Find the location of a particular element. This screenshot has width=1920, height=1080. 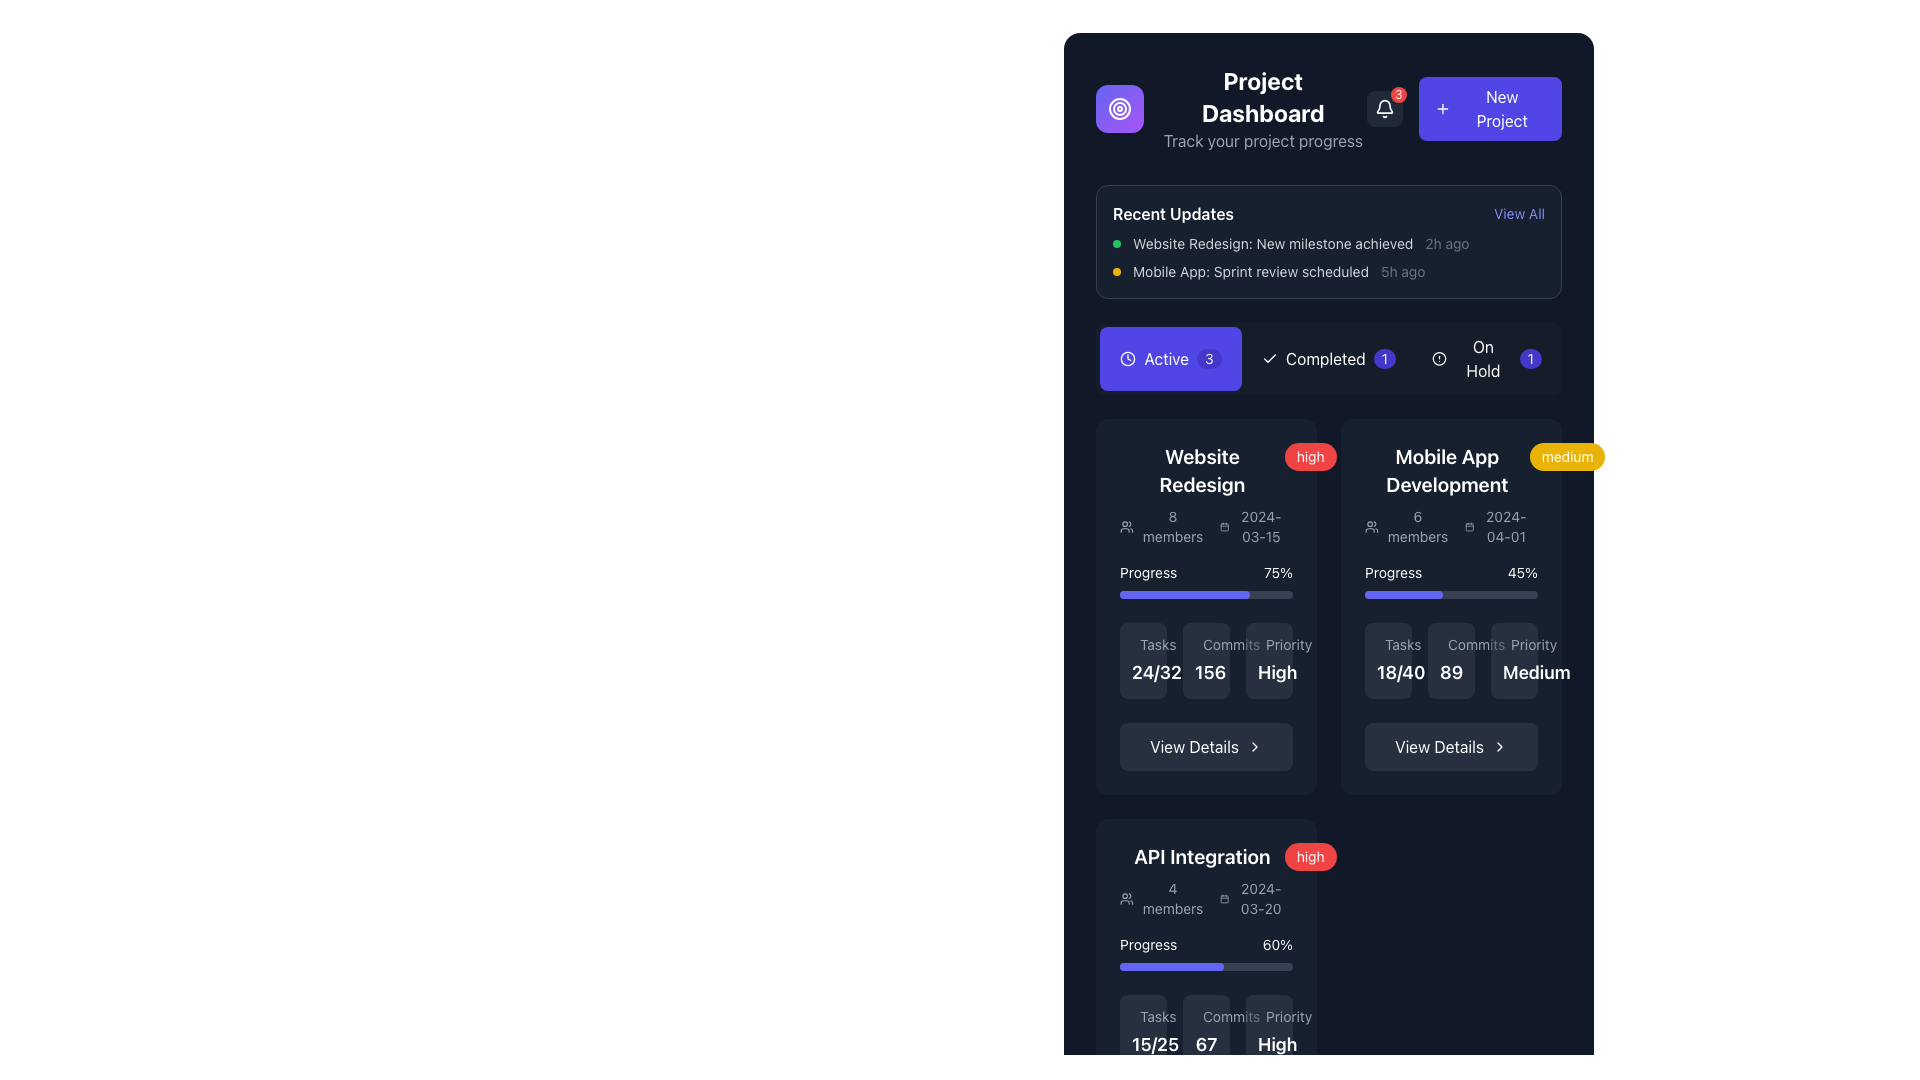

progress percentage displayed on the Progress bar labeled 'Progress' within the 'Website Redesign' project card in the 'Active Projects' section is located at coordinates (1205, 581).